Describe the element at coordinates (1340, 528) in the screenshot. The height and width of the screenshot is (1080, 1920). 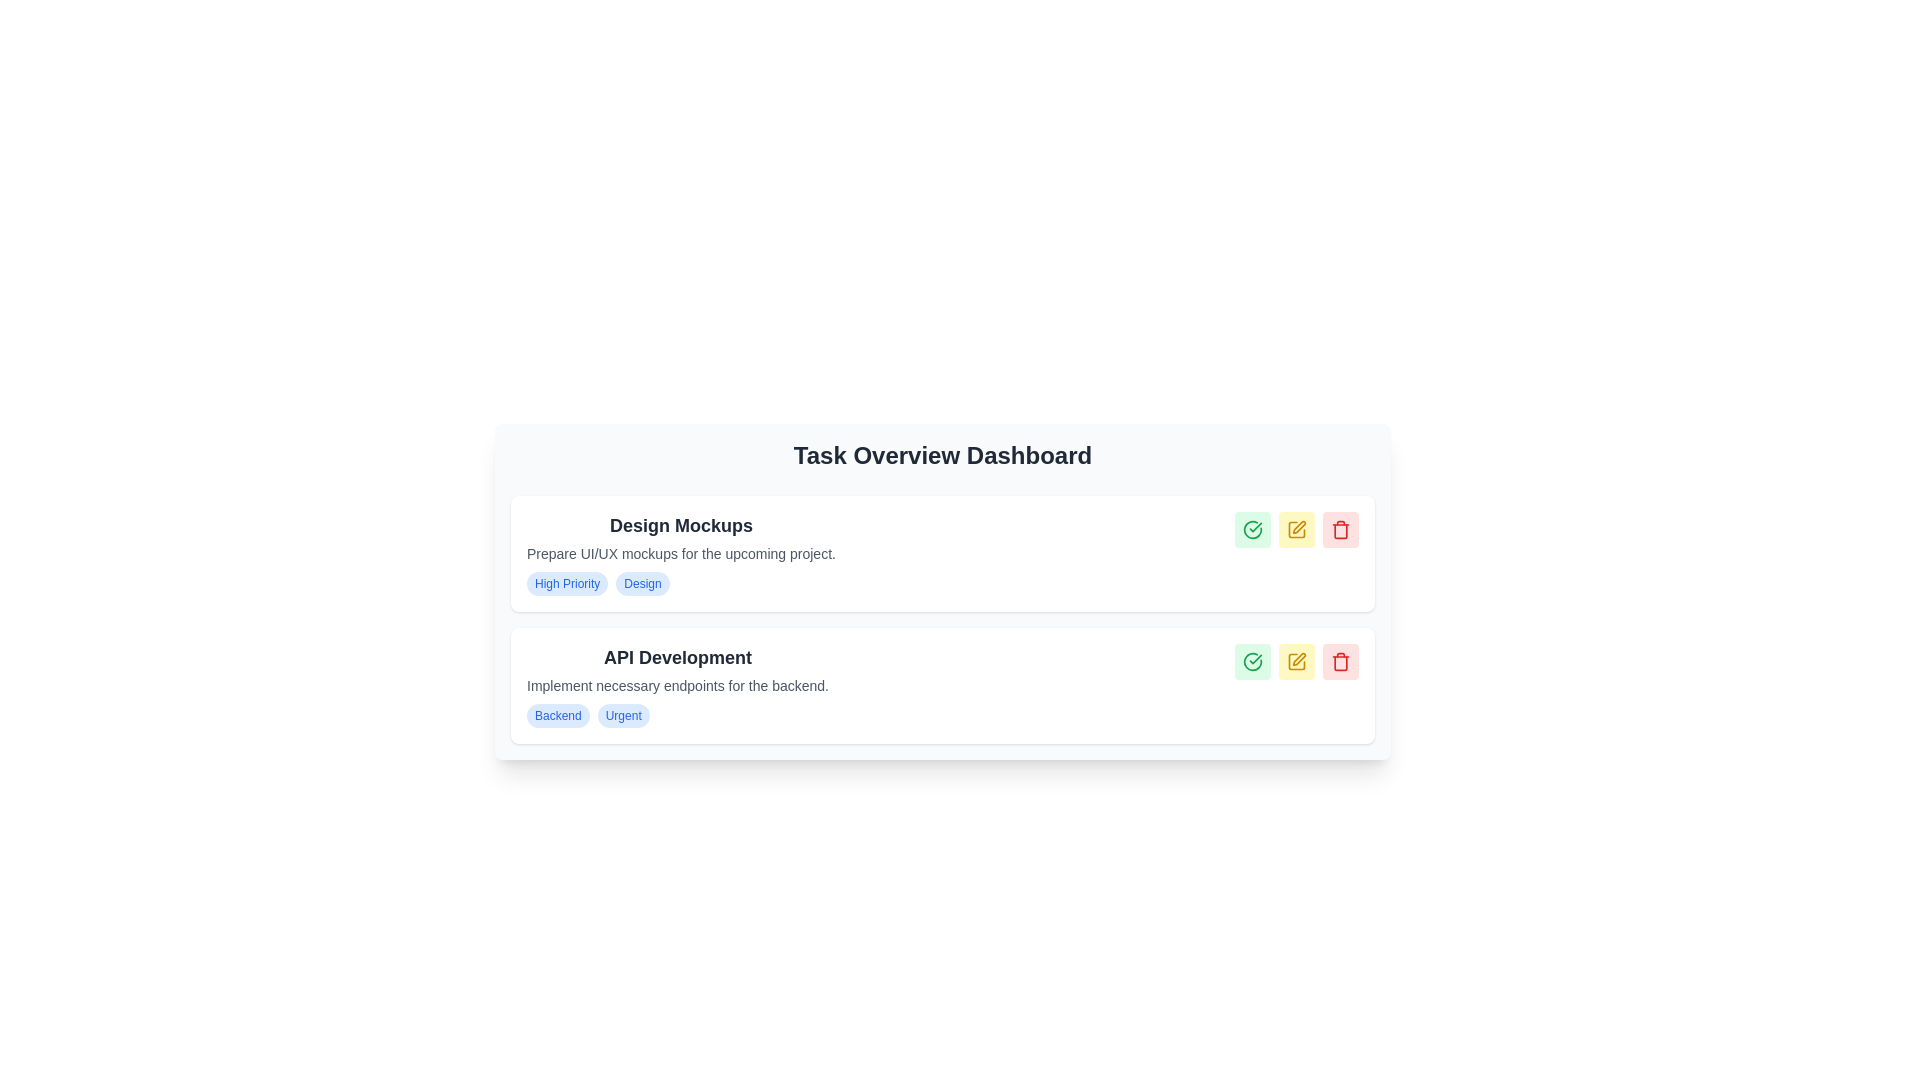
I see `the trash icon button located at the right-most position of the lower task item in the task dashboard, which is used for deleting the associated task` at that location.